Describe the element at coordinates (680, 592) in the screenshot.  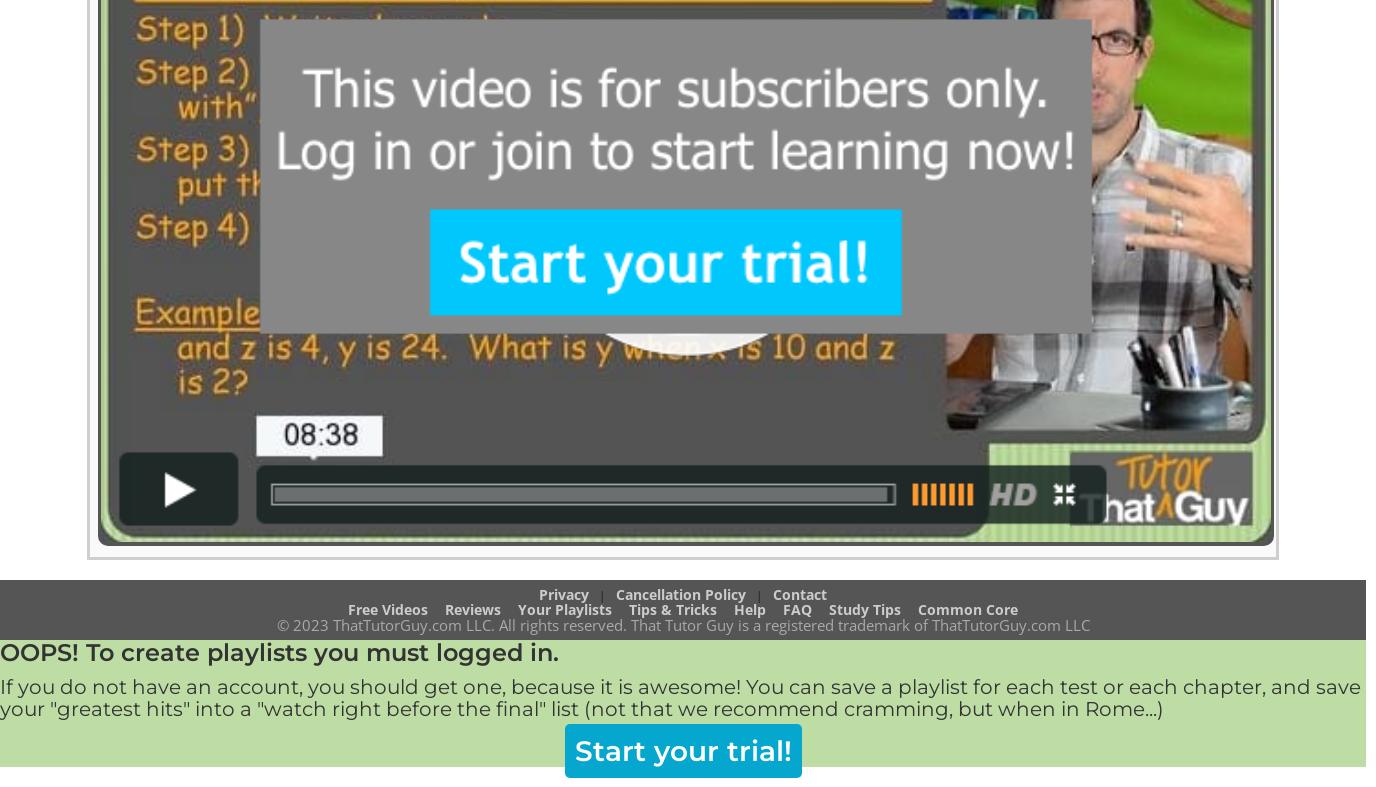
I see `'Cancellation Policy'` at that location.